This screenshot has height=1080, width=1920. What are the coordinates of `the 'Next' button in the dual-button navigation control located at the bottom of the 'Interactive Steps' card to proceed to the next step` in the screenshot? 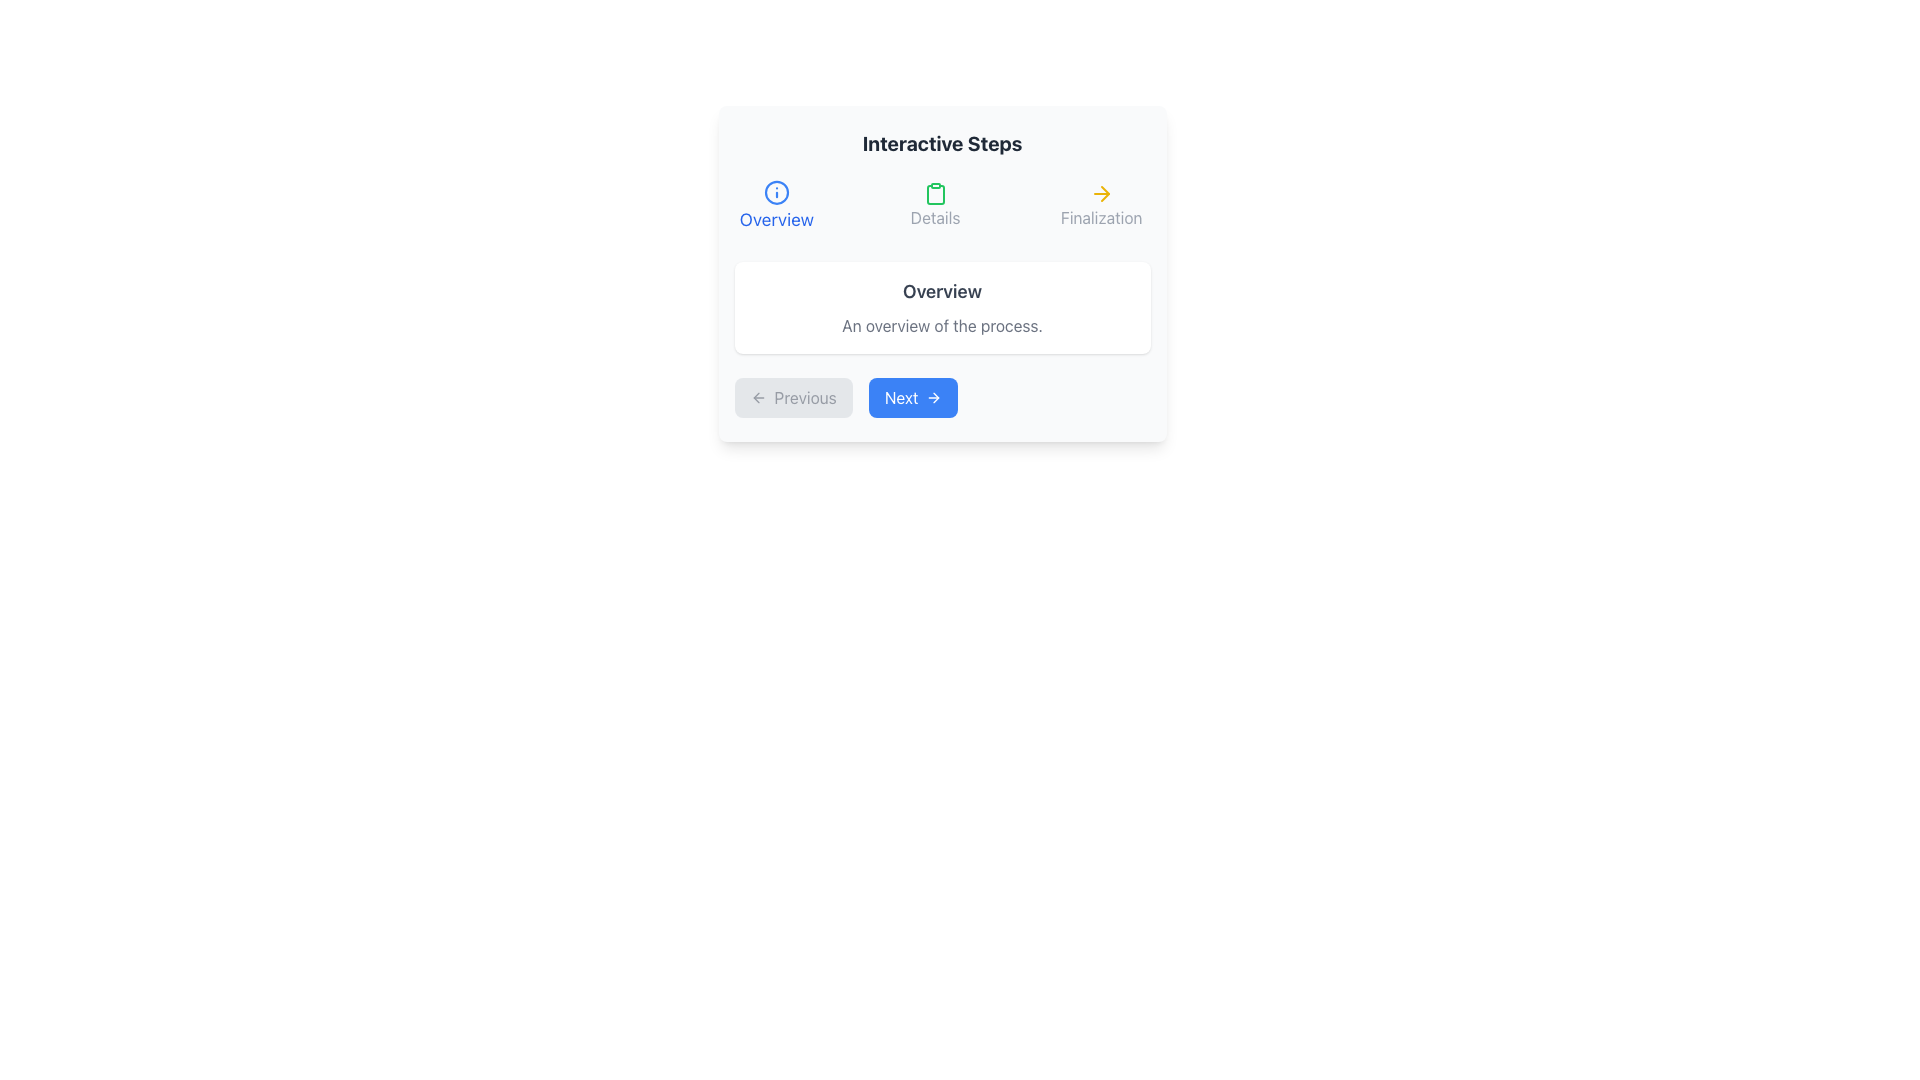 It's located at (941, 397).